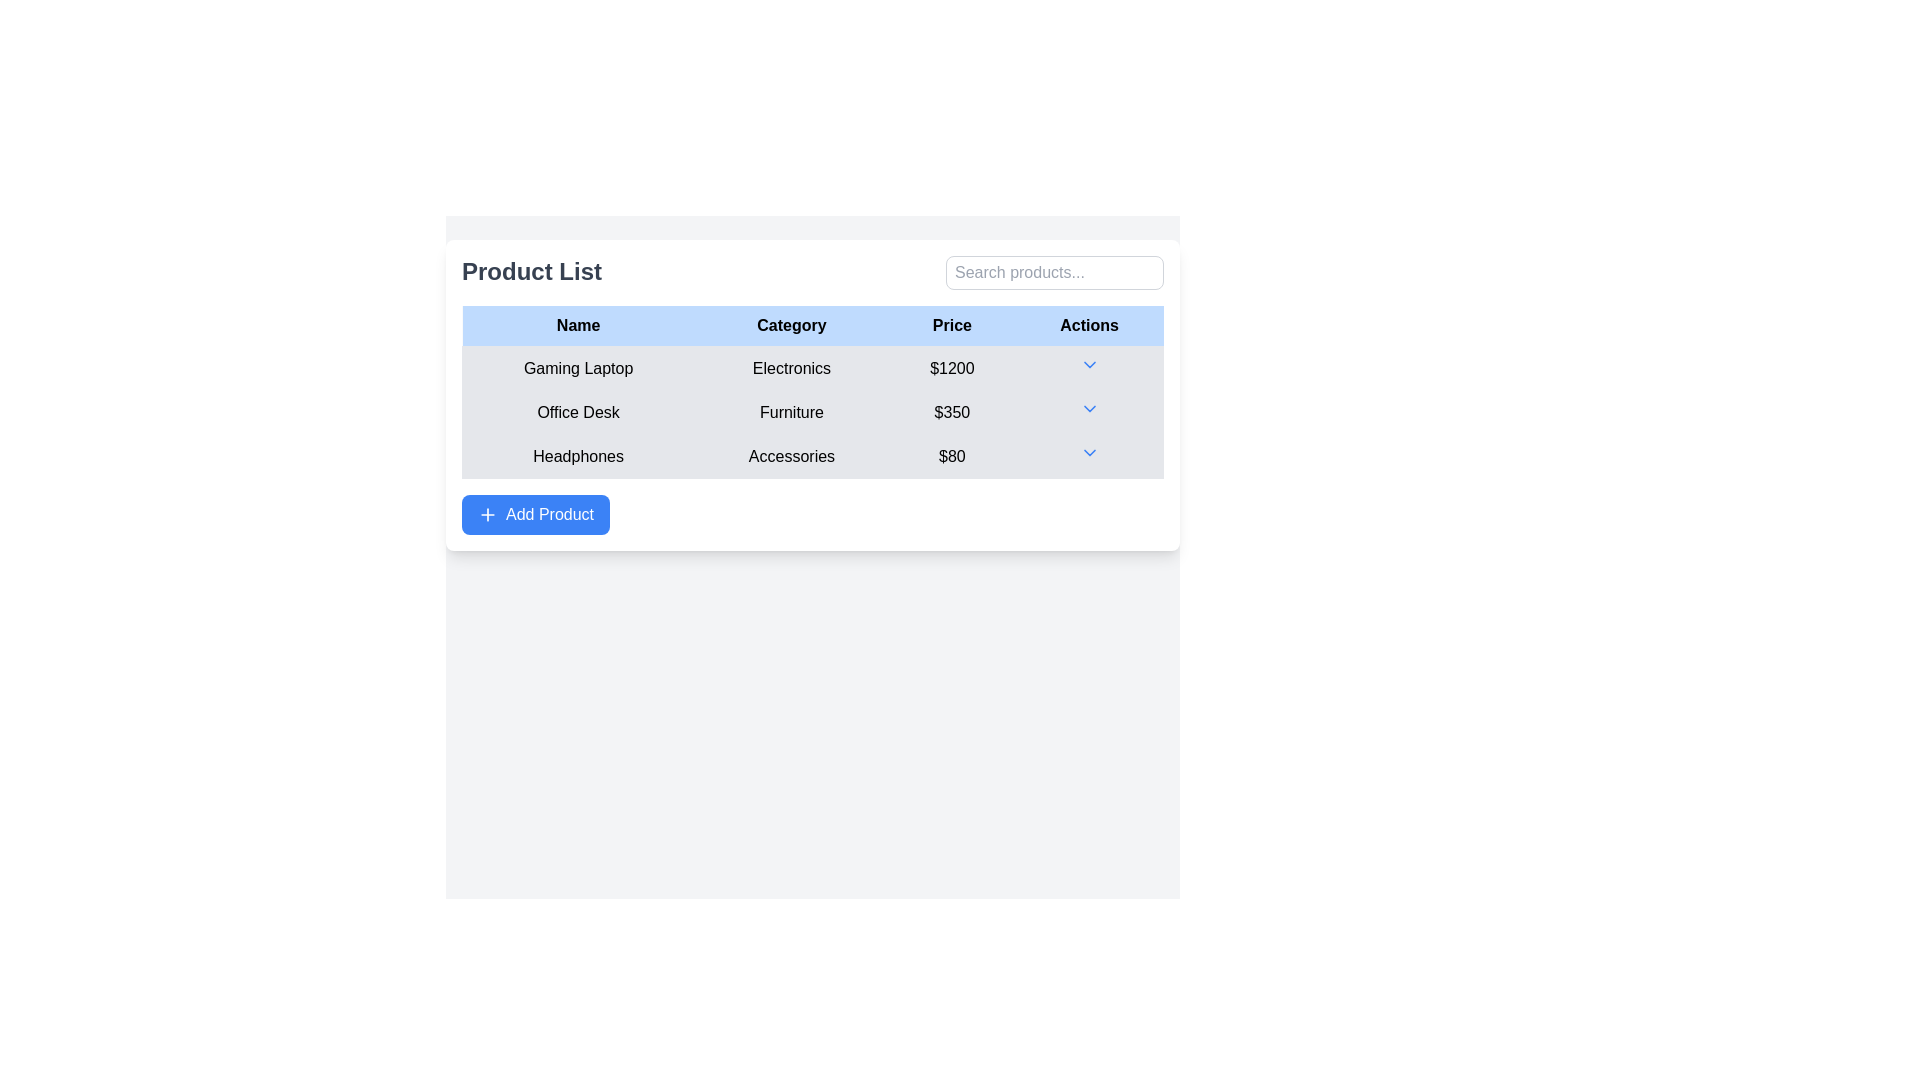 The image size is (1920, 1080). I want to click on the chevron icon of the dropdown toggle button located in the 'Actions' column of the second row in the product details table, which is to the right of the 'Price' column for the product priced at '$350' in the 'Furniture' category, so click(1088, 407).